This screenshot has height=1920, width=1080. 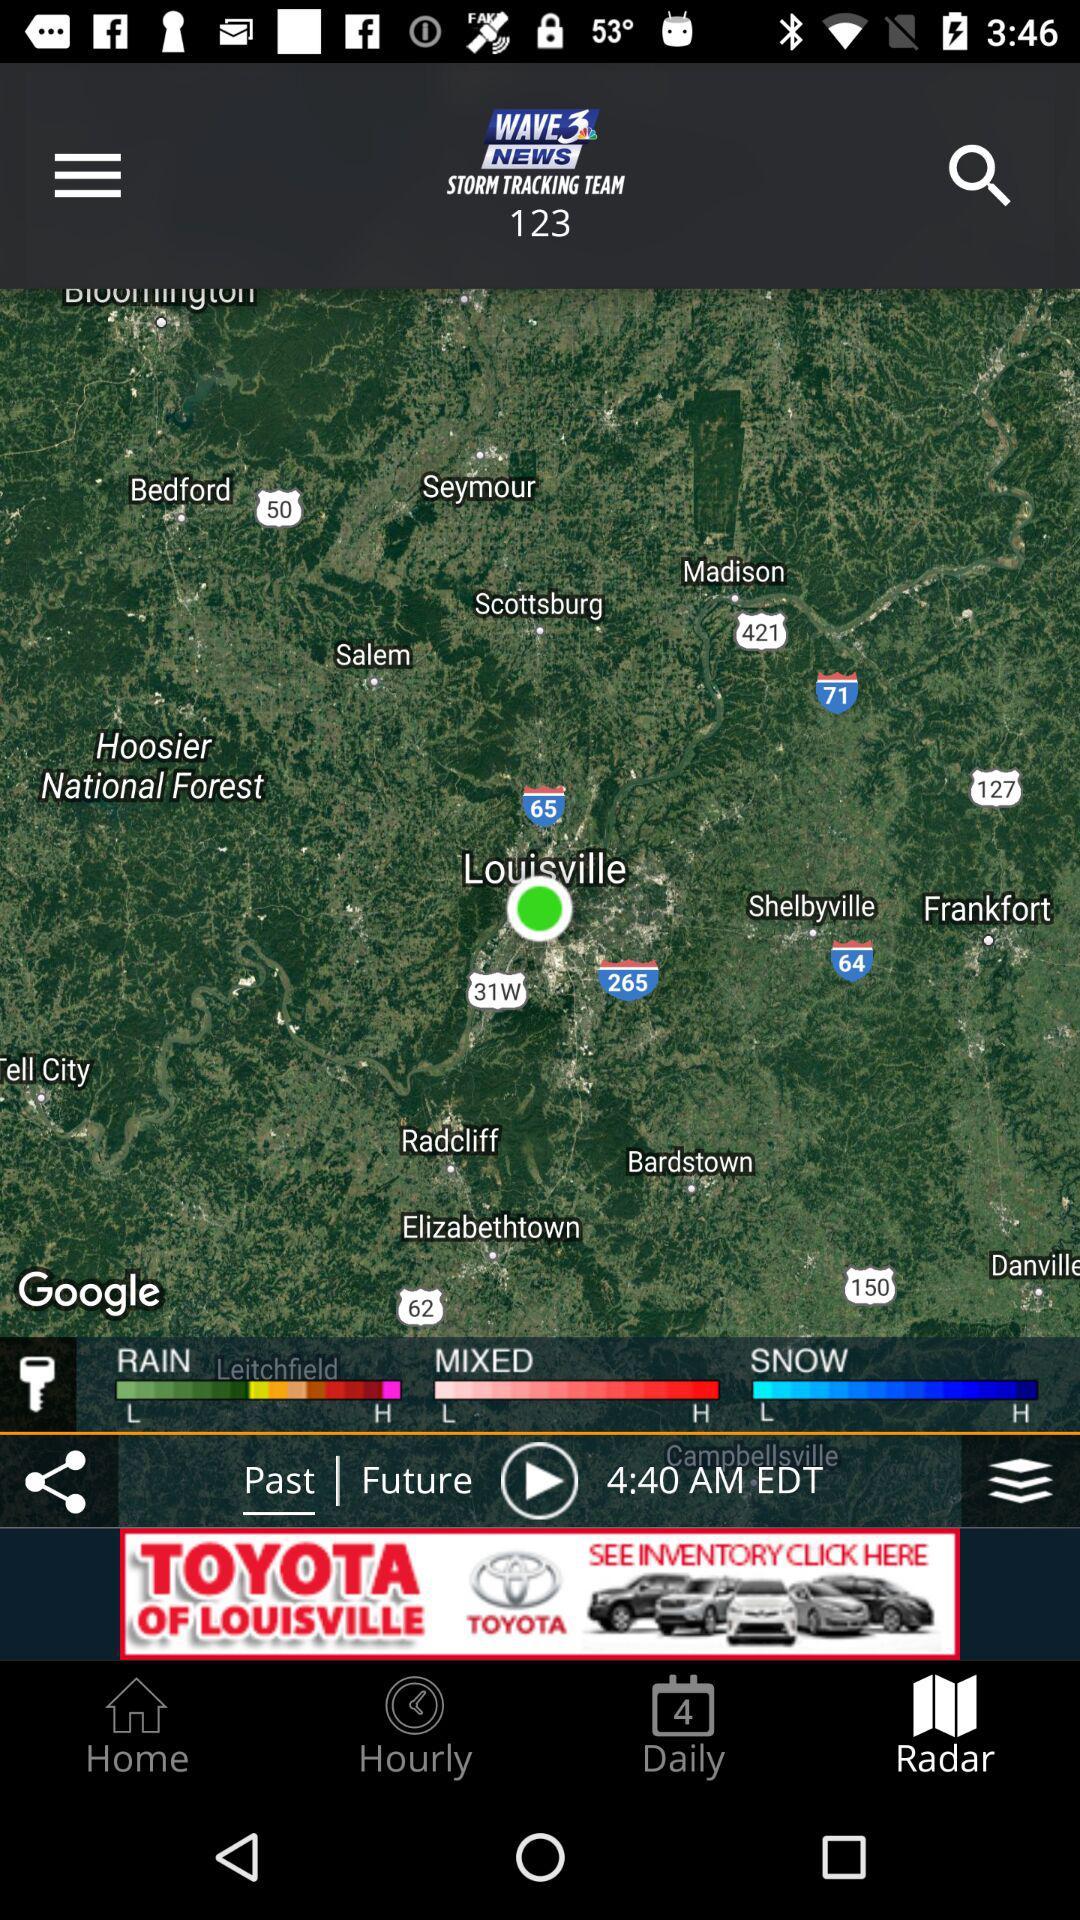 I want to click on the radar item, so click(x=945, y=1726).